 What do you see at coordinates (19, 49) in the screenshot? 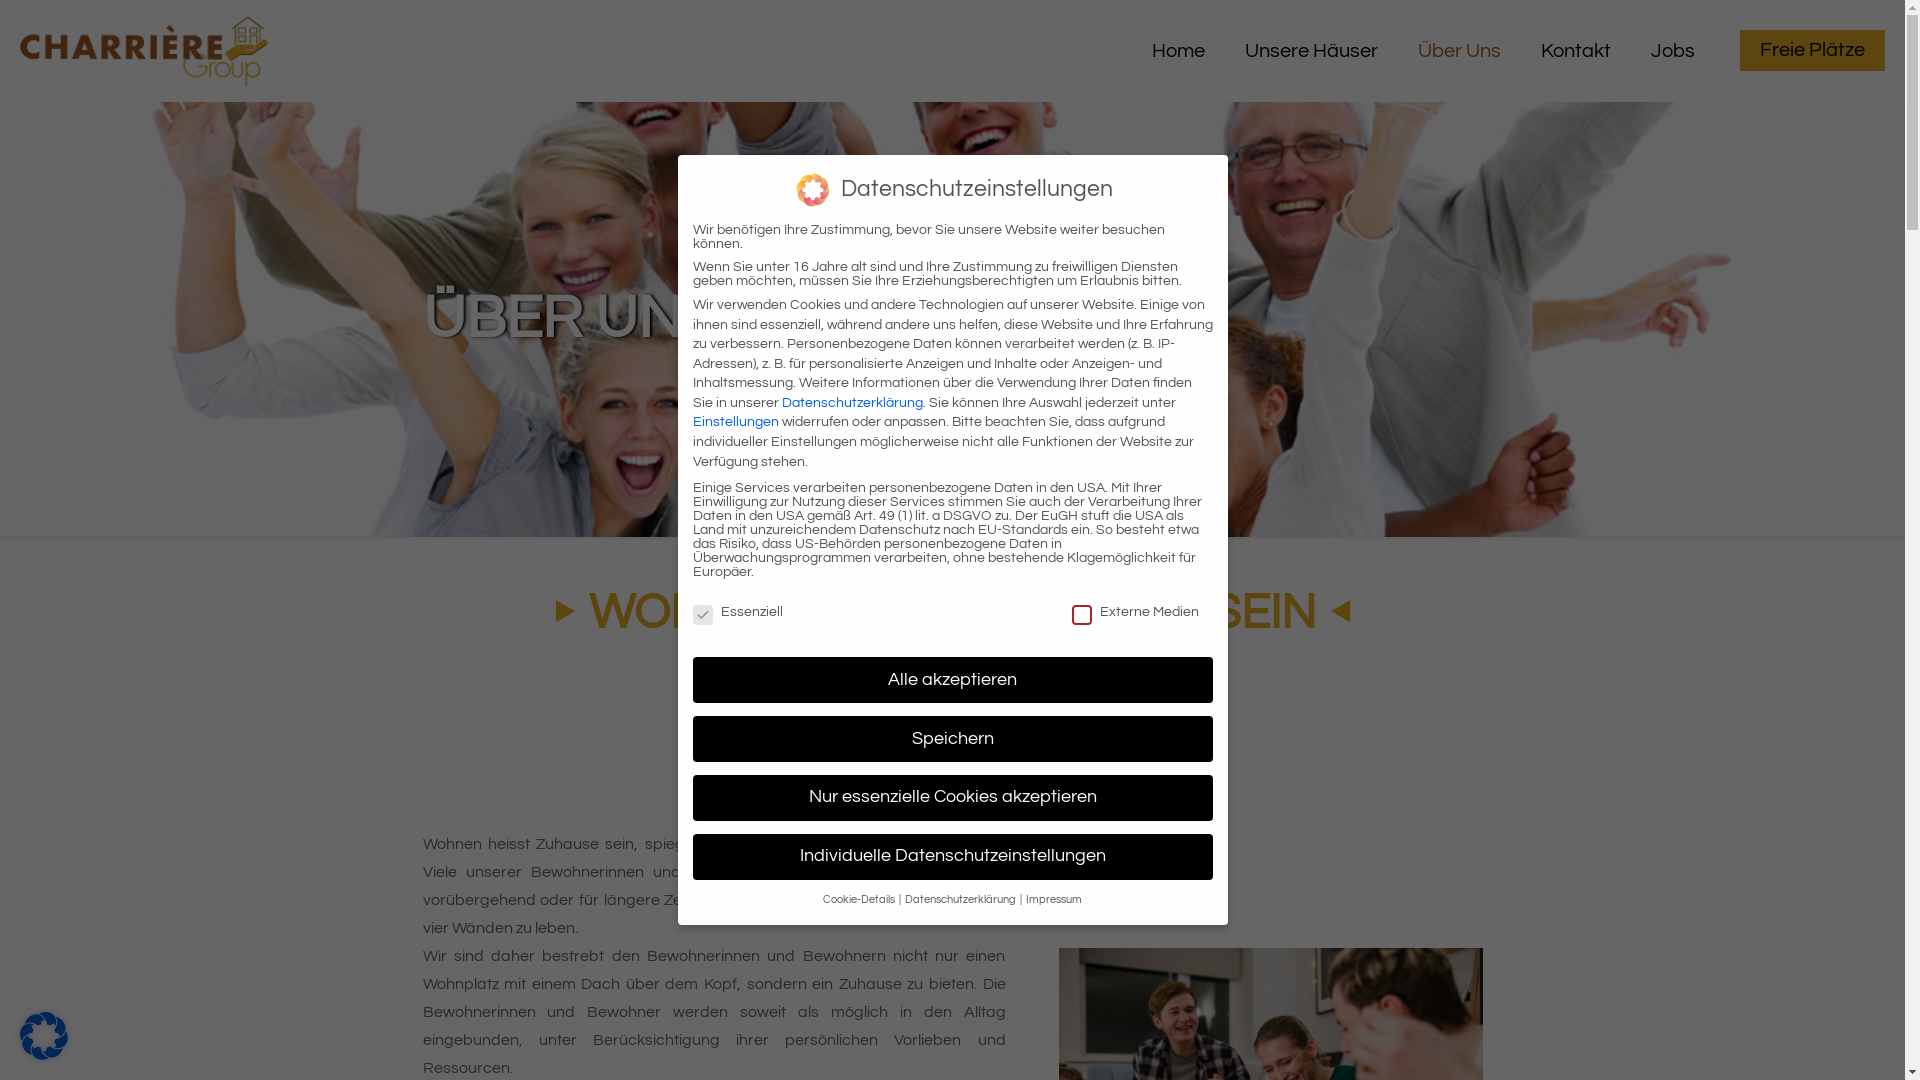
I see `'Charriere Group'` at bounding box center [19, 49].